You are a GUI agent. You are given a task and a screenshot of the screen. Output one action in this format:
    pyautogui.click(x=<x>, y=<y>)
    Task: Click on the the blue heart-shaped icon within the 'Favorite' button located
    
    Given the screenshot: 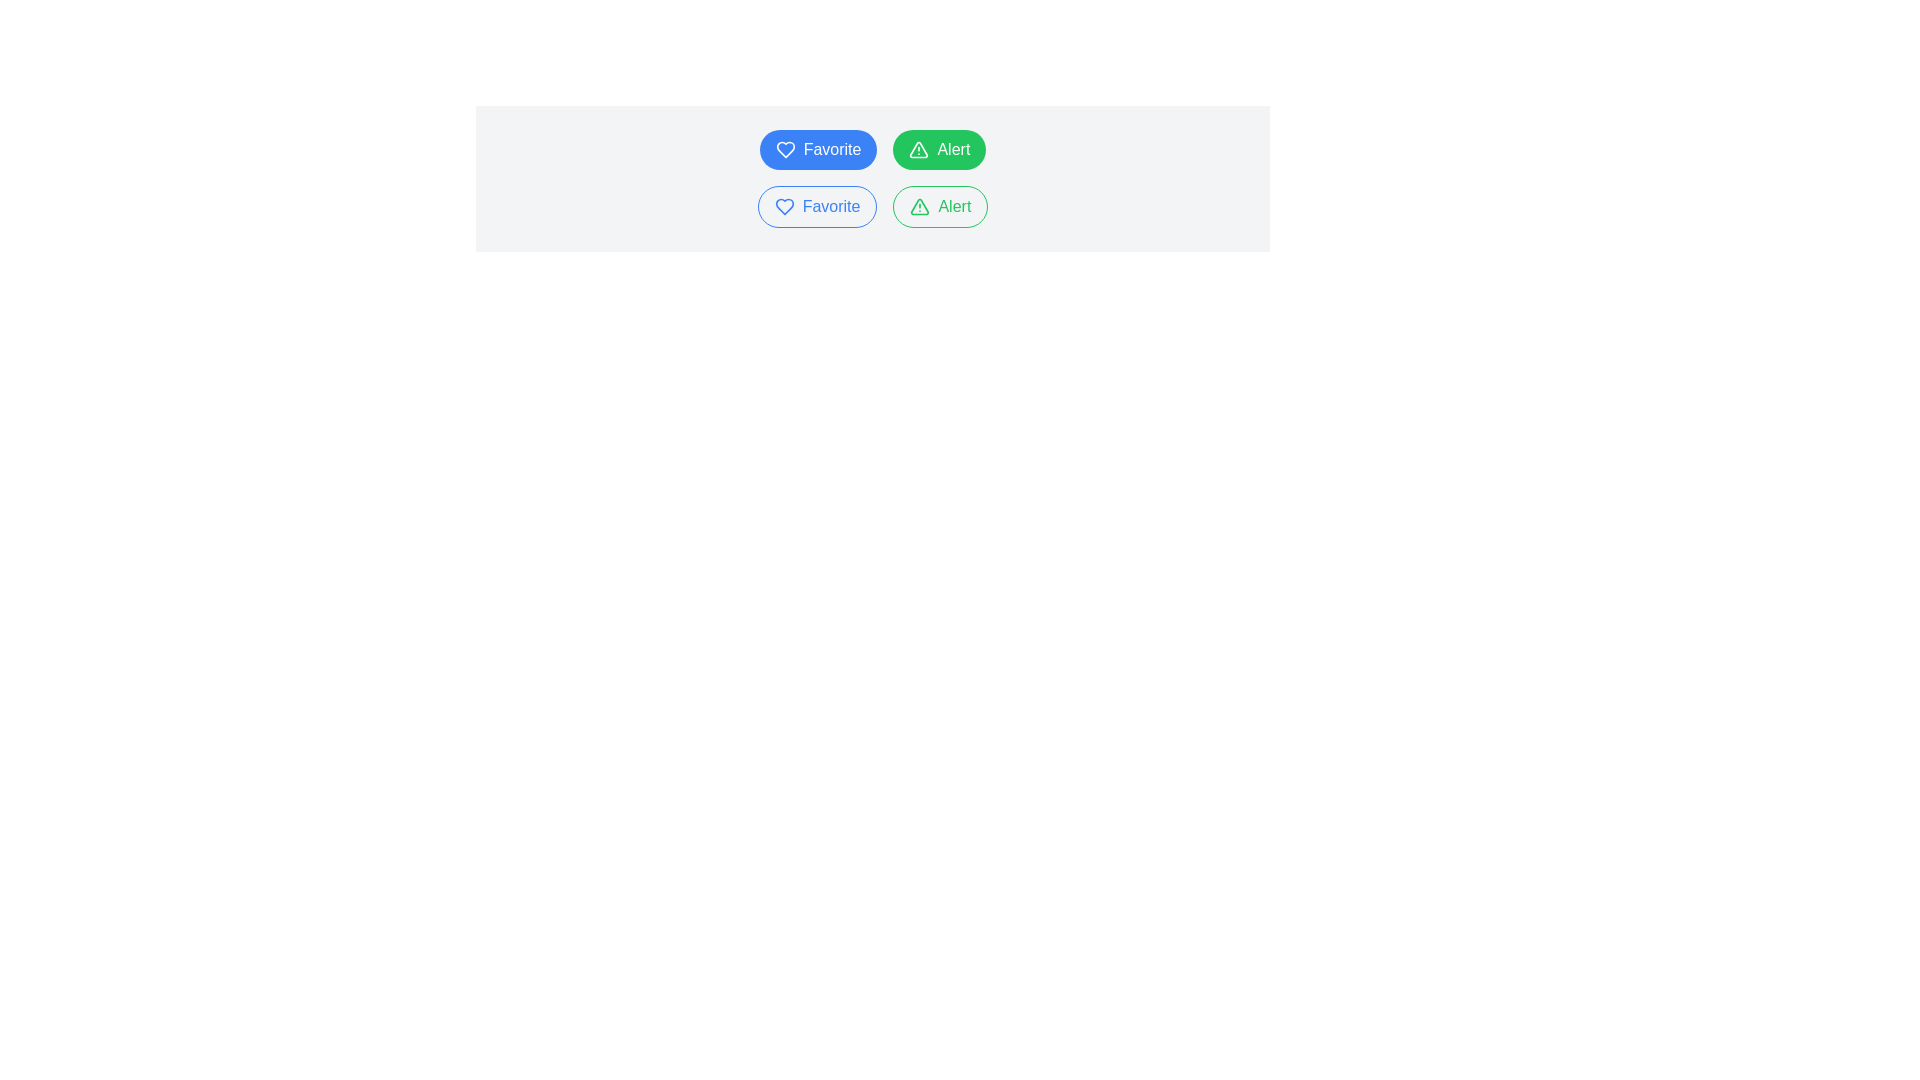 What is the action you would take?
    pyautogui.click(x=783, y=207)
    